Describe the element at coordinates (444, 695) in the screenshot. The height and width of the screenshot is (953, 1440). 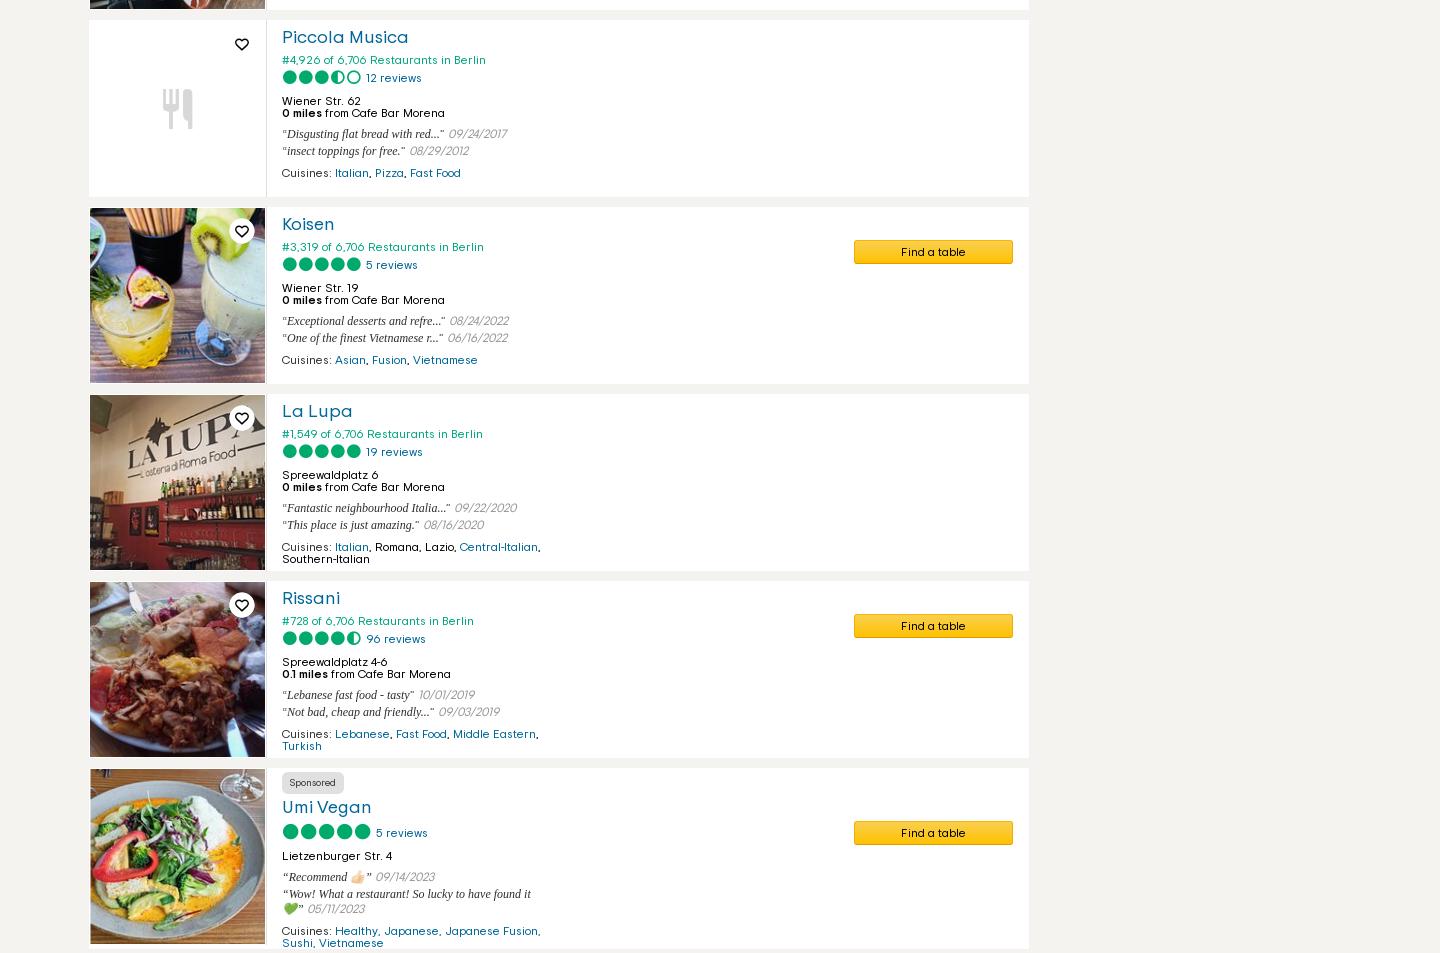
I see `'10/01/2019'` at that location.